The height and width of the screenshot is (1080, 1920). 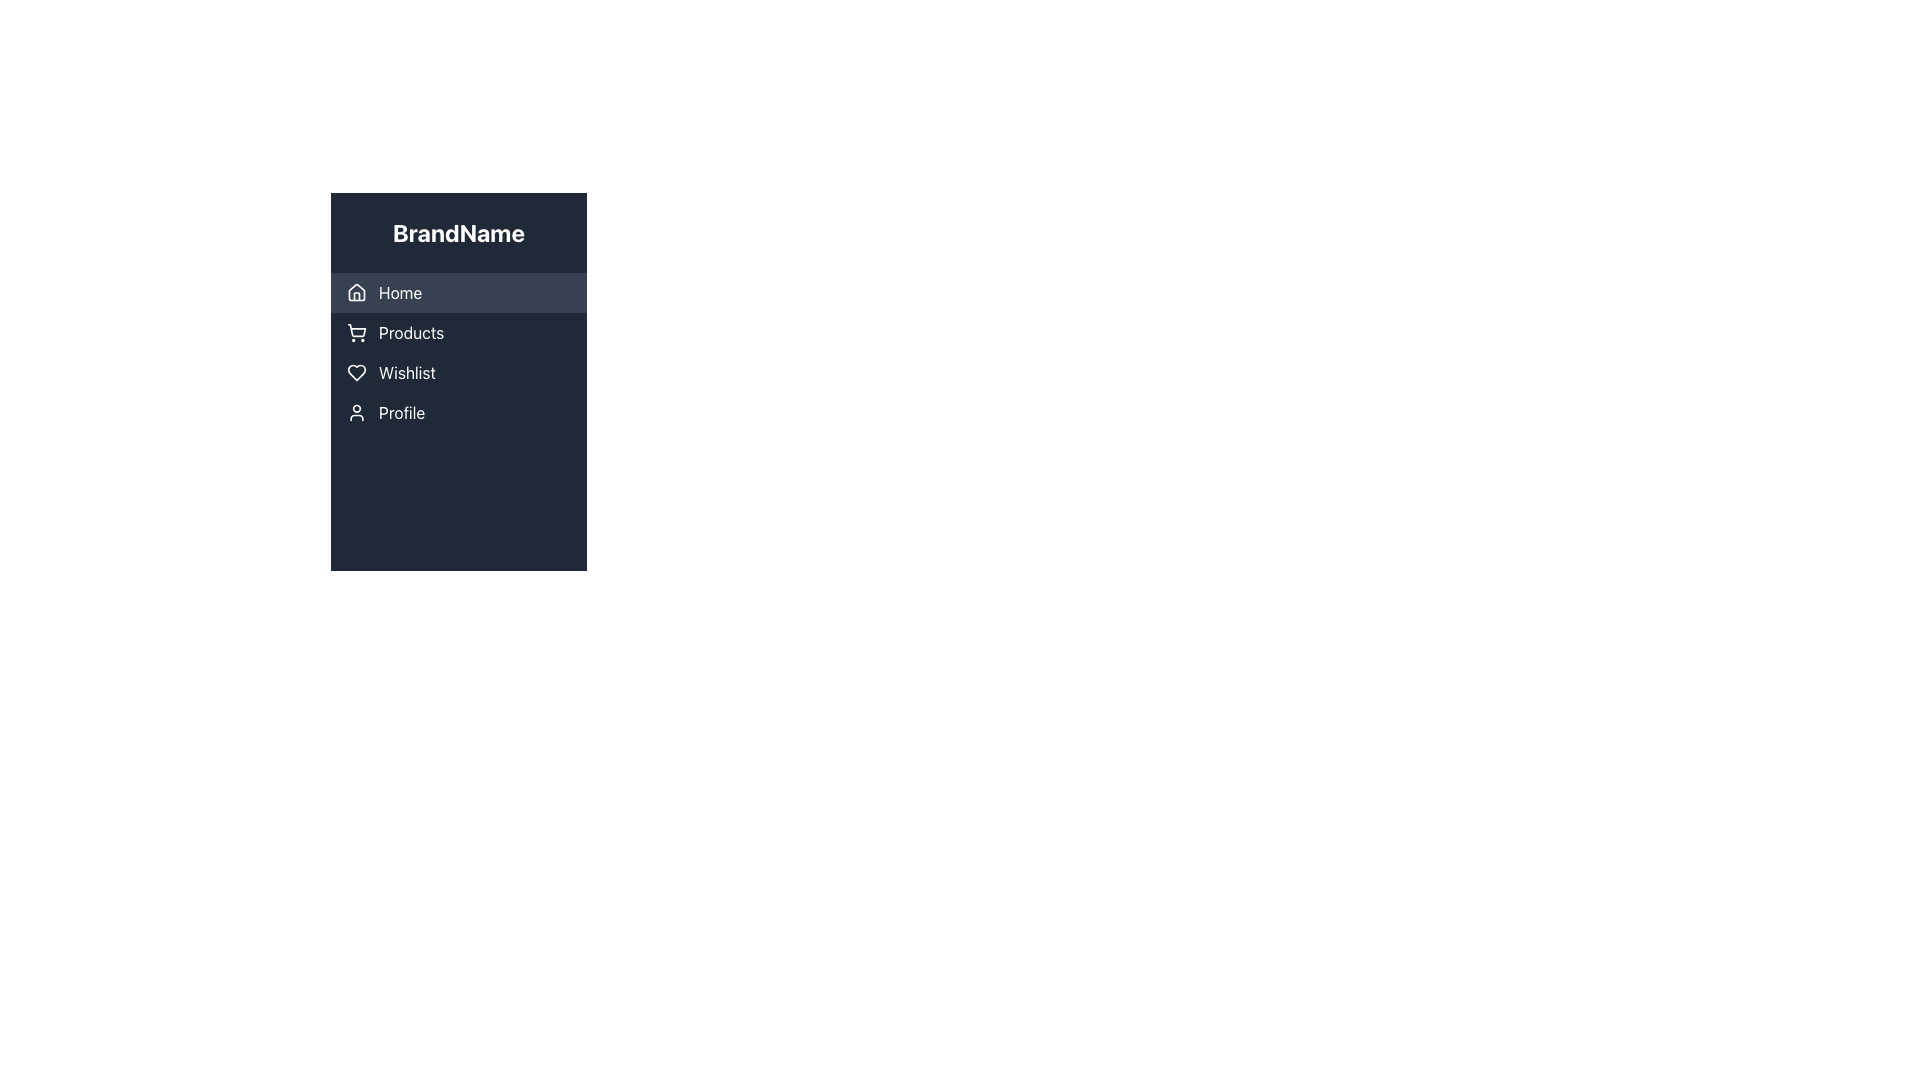 I want to click on the first icon in the vertical navigation menu that represents navigation to the 'Home' section, so click(x=356, y=293).